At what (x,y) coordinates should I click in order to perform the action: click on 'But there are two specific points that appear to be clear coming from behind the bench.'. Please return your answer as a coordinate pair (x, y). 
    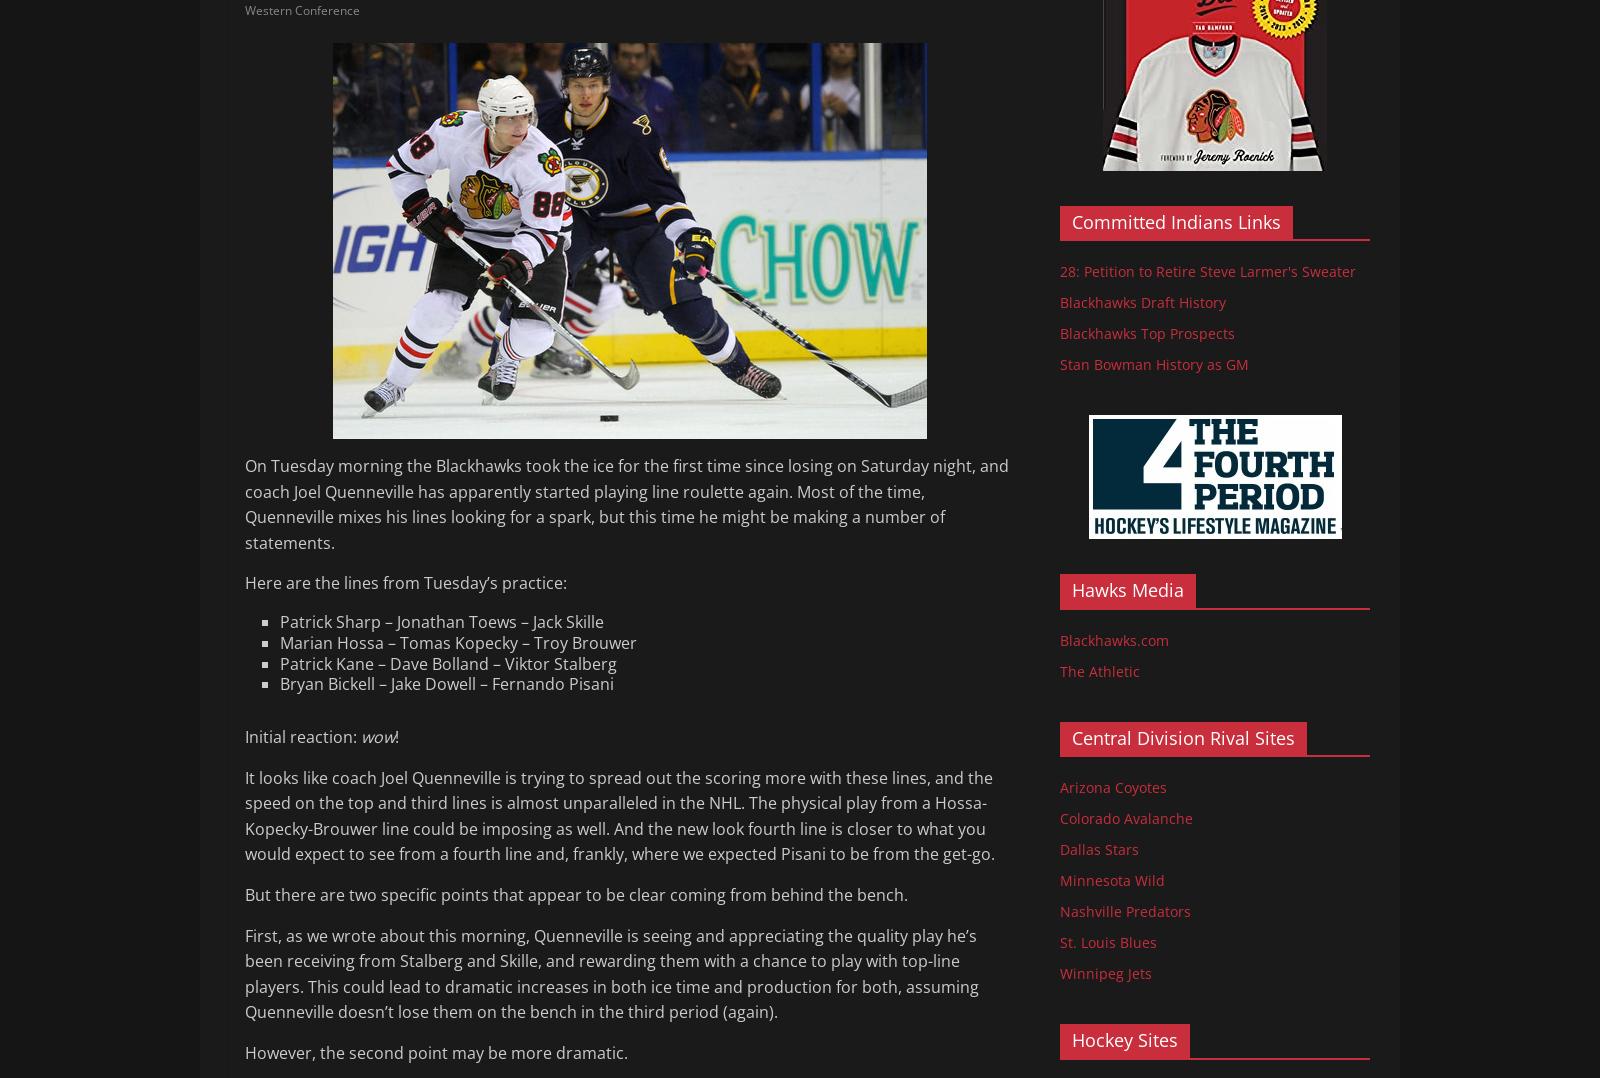
    Looking at the image, I should click on (575, 894).